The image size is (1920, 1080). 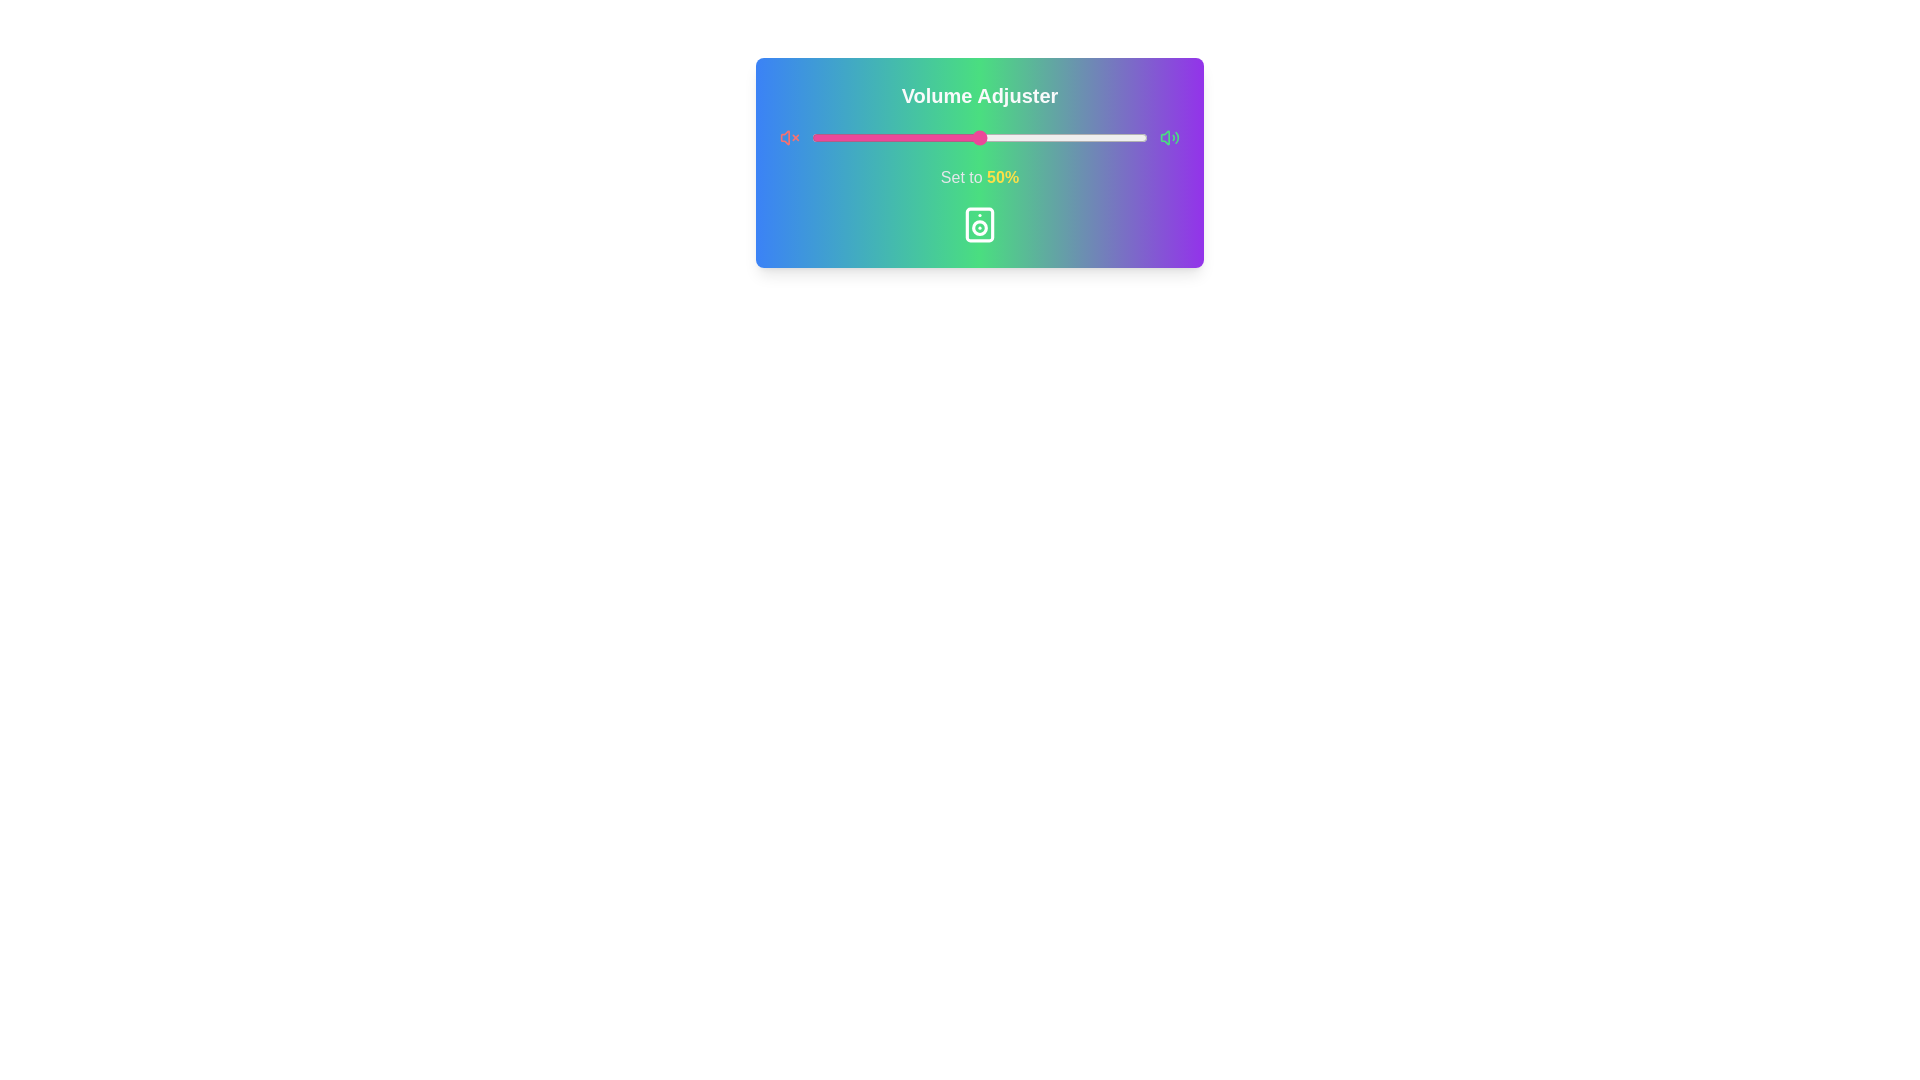 What do you see at coordinates (815, 137) in the screenshot?
I see `the volume slider to 1%, where 1 is a value between 0 and 100` at bounding box center [815, 137].